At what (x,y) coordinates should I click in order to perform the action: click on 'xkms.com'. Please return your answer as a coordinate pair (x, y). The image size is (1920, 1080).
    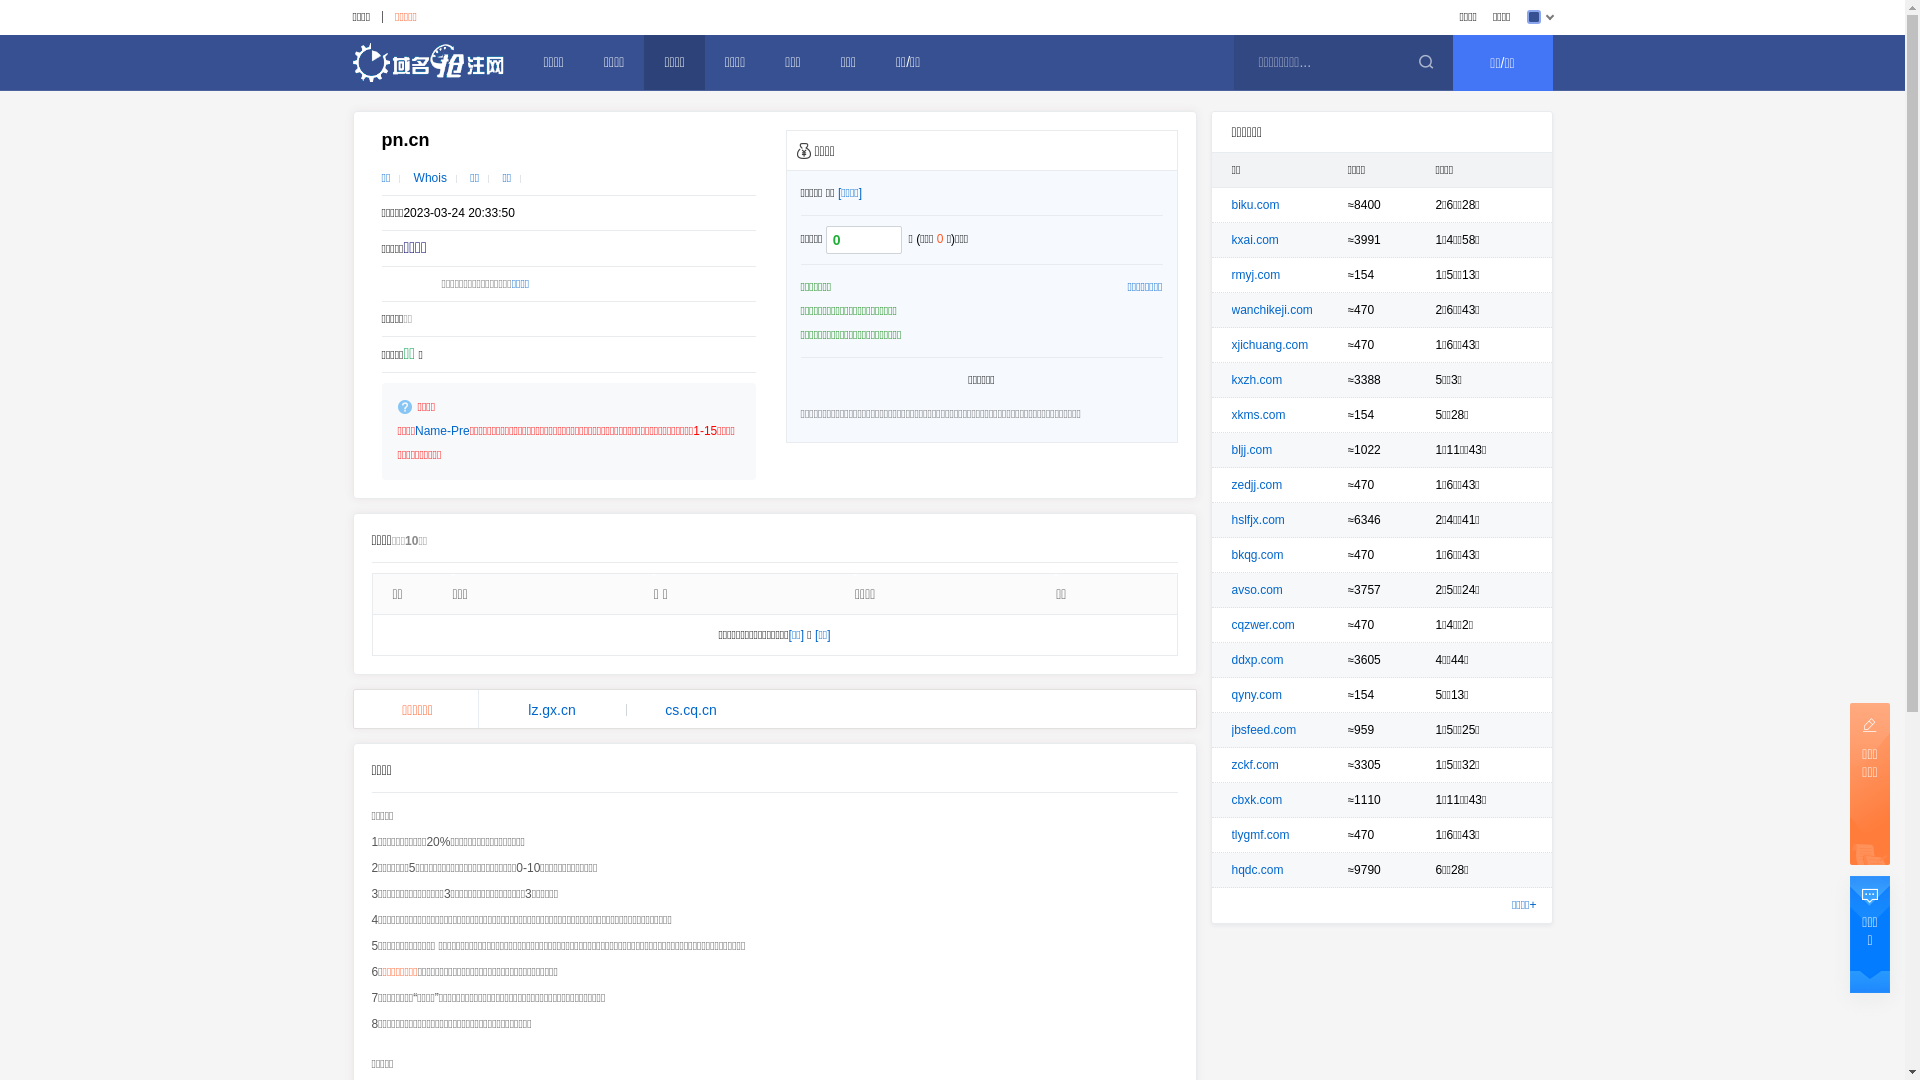
    Looking at the image, I should click on (1257, 414).